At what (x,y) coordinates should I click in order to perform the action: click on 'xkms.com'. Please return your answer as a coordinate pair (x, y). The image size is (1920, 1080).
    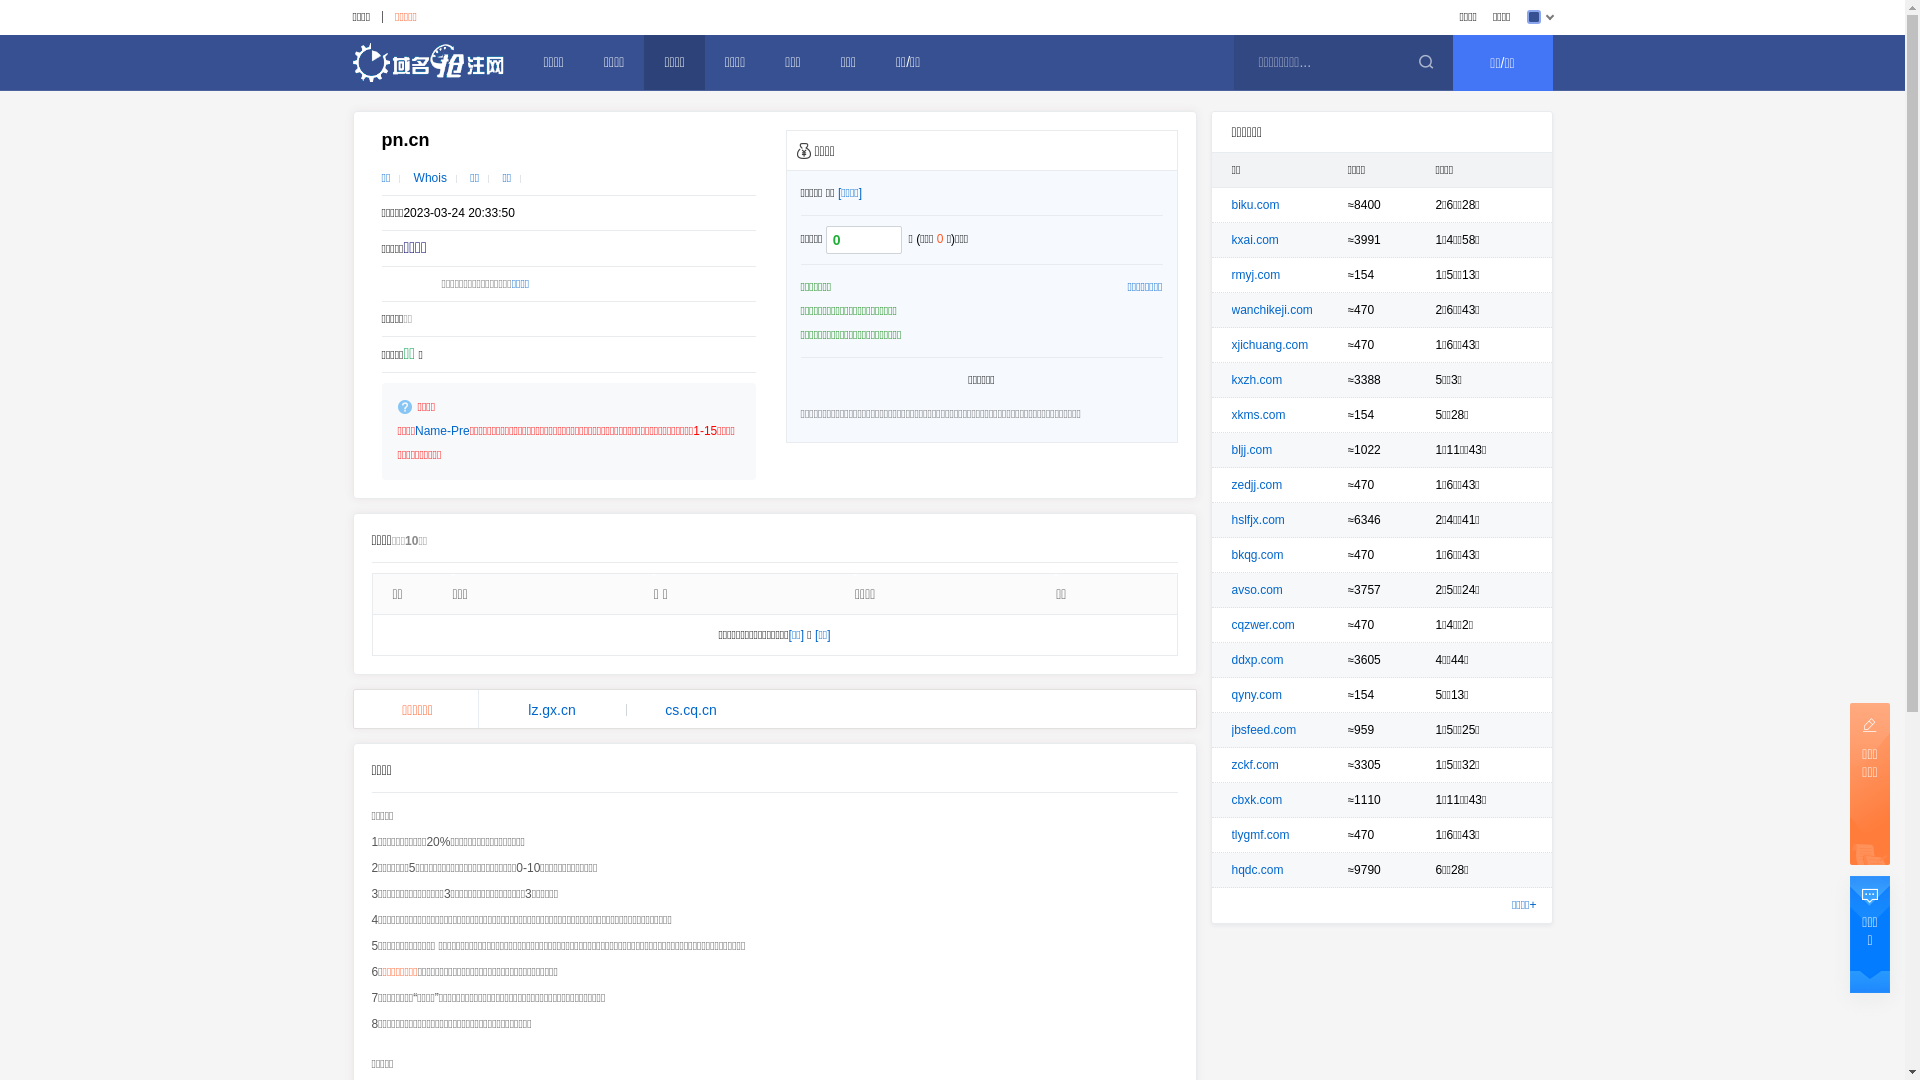
    Looking at the image, I should click on (1257, 414).